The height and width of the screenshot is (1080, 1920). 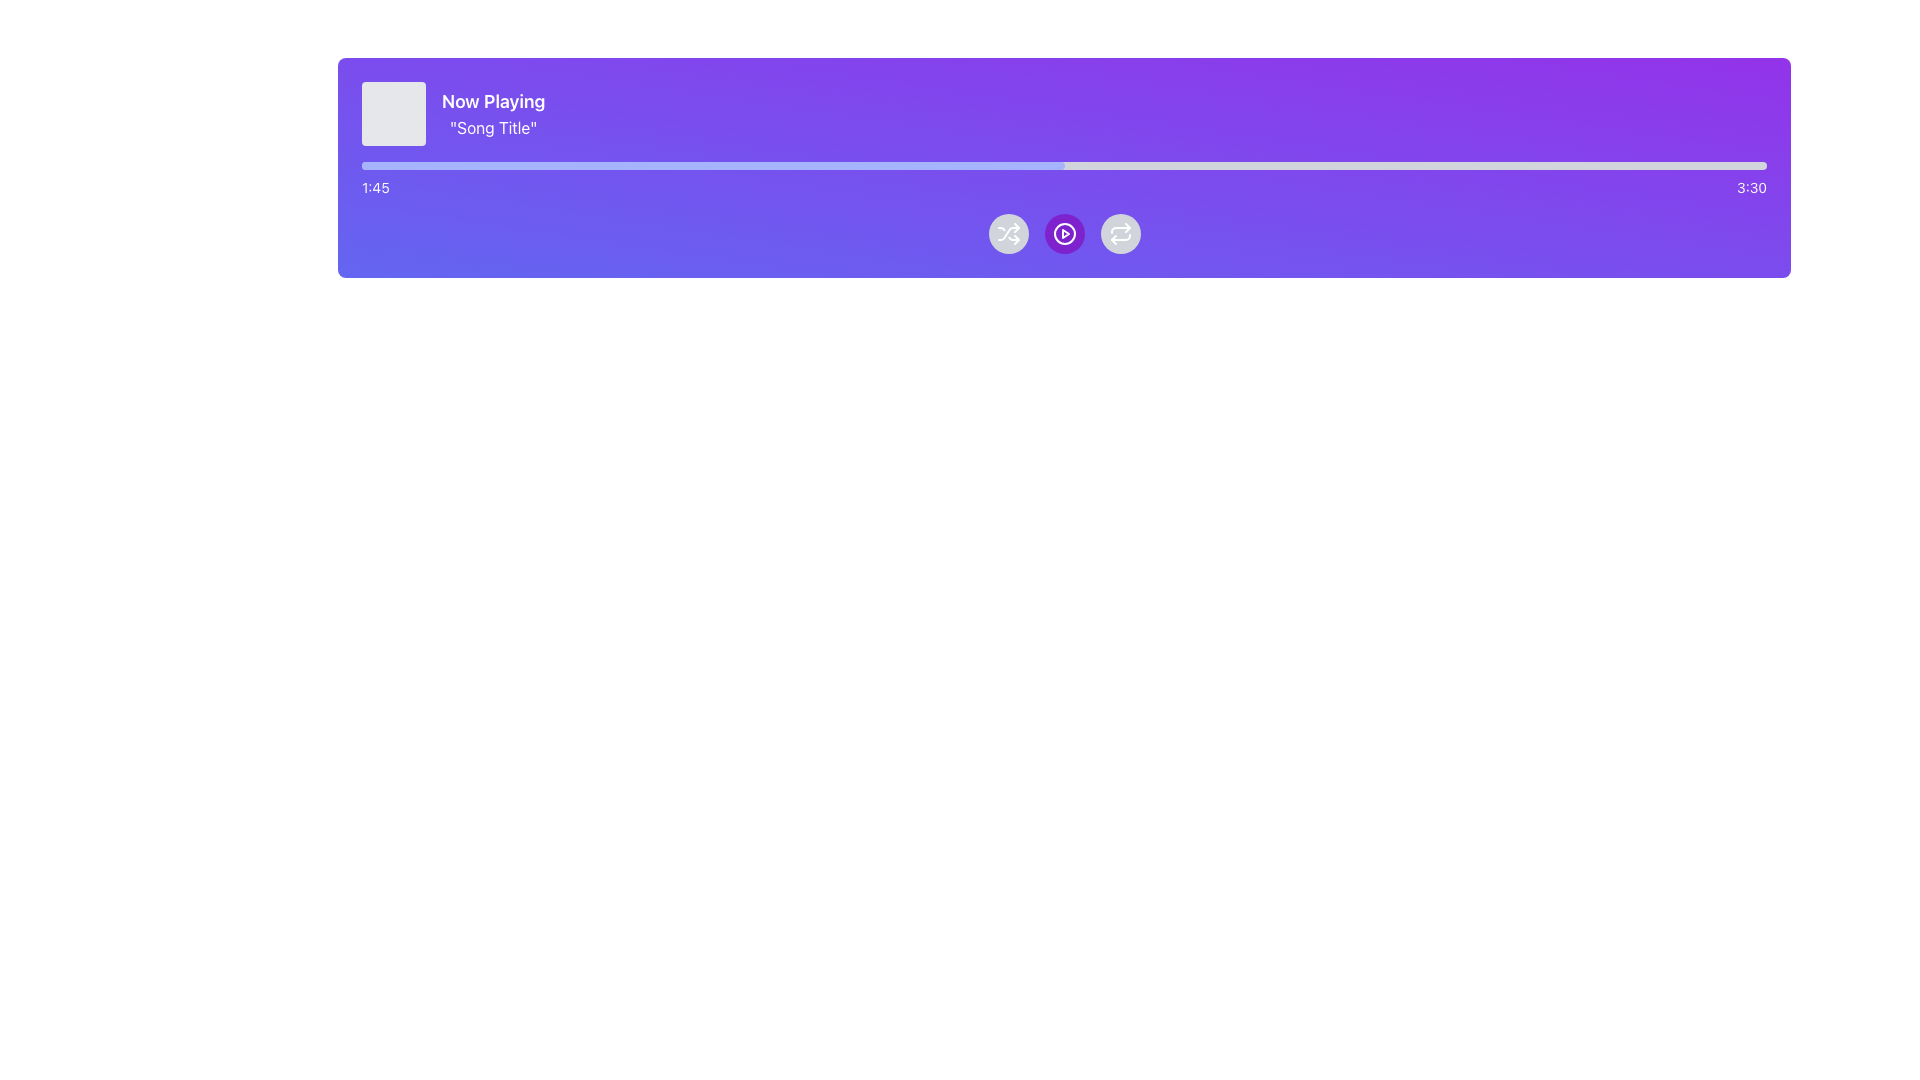 I want to click on the 'Repeat' Icon Button located in the third position of the playback control buttons, so click(x=1120, y=233).